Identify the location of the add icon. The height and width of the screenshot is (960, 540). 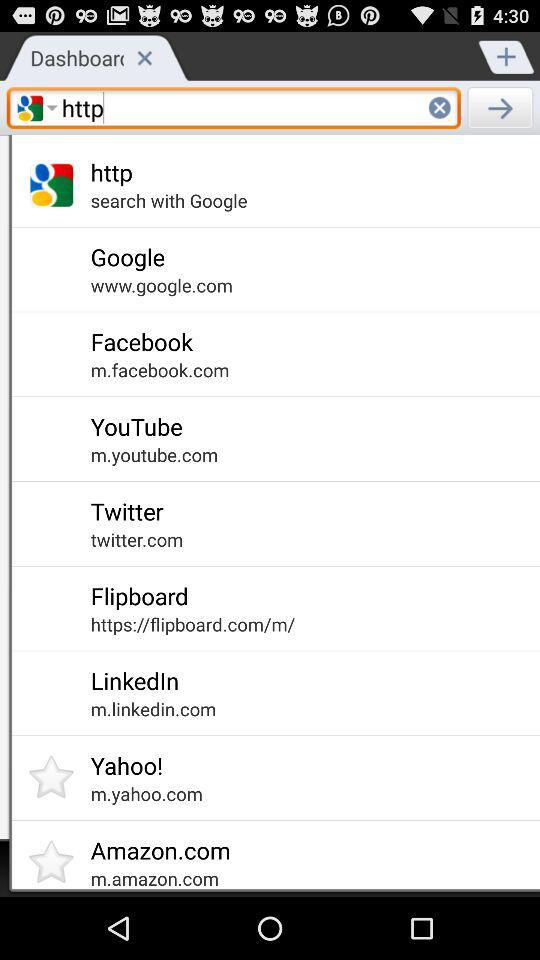
(507, 58).